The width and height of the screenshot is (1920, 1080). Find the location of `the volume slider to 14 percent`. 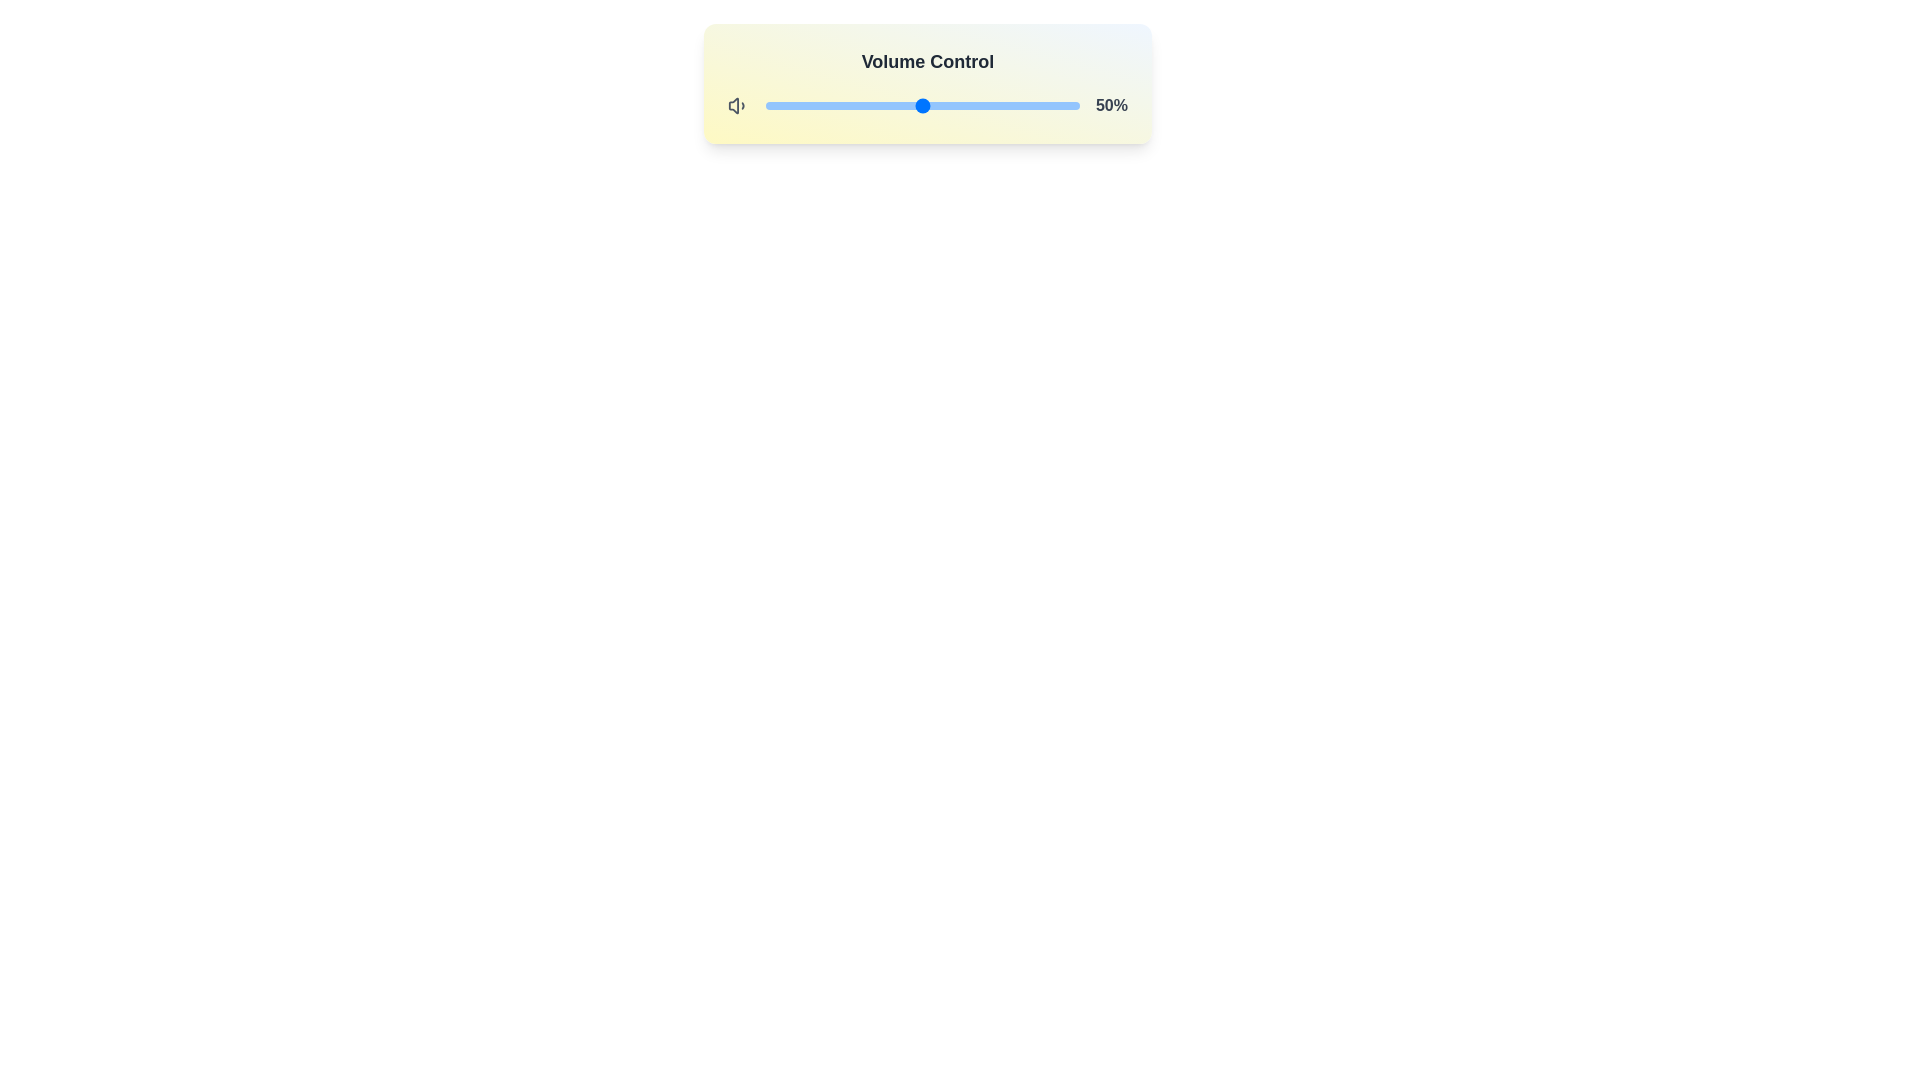

the volume slider to 14 percent is located at coordinates (809, 105).